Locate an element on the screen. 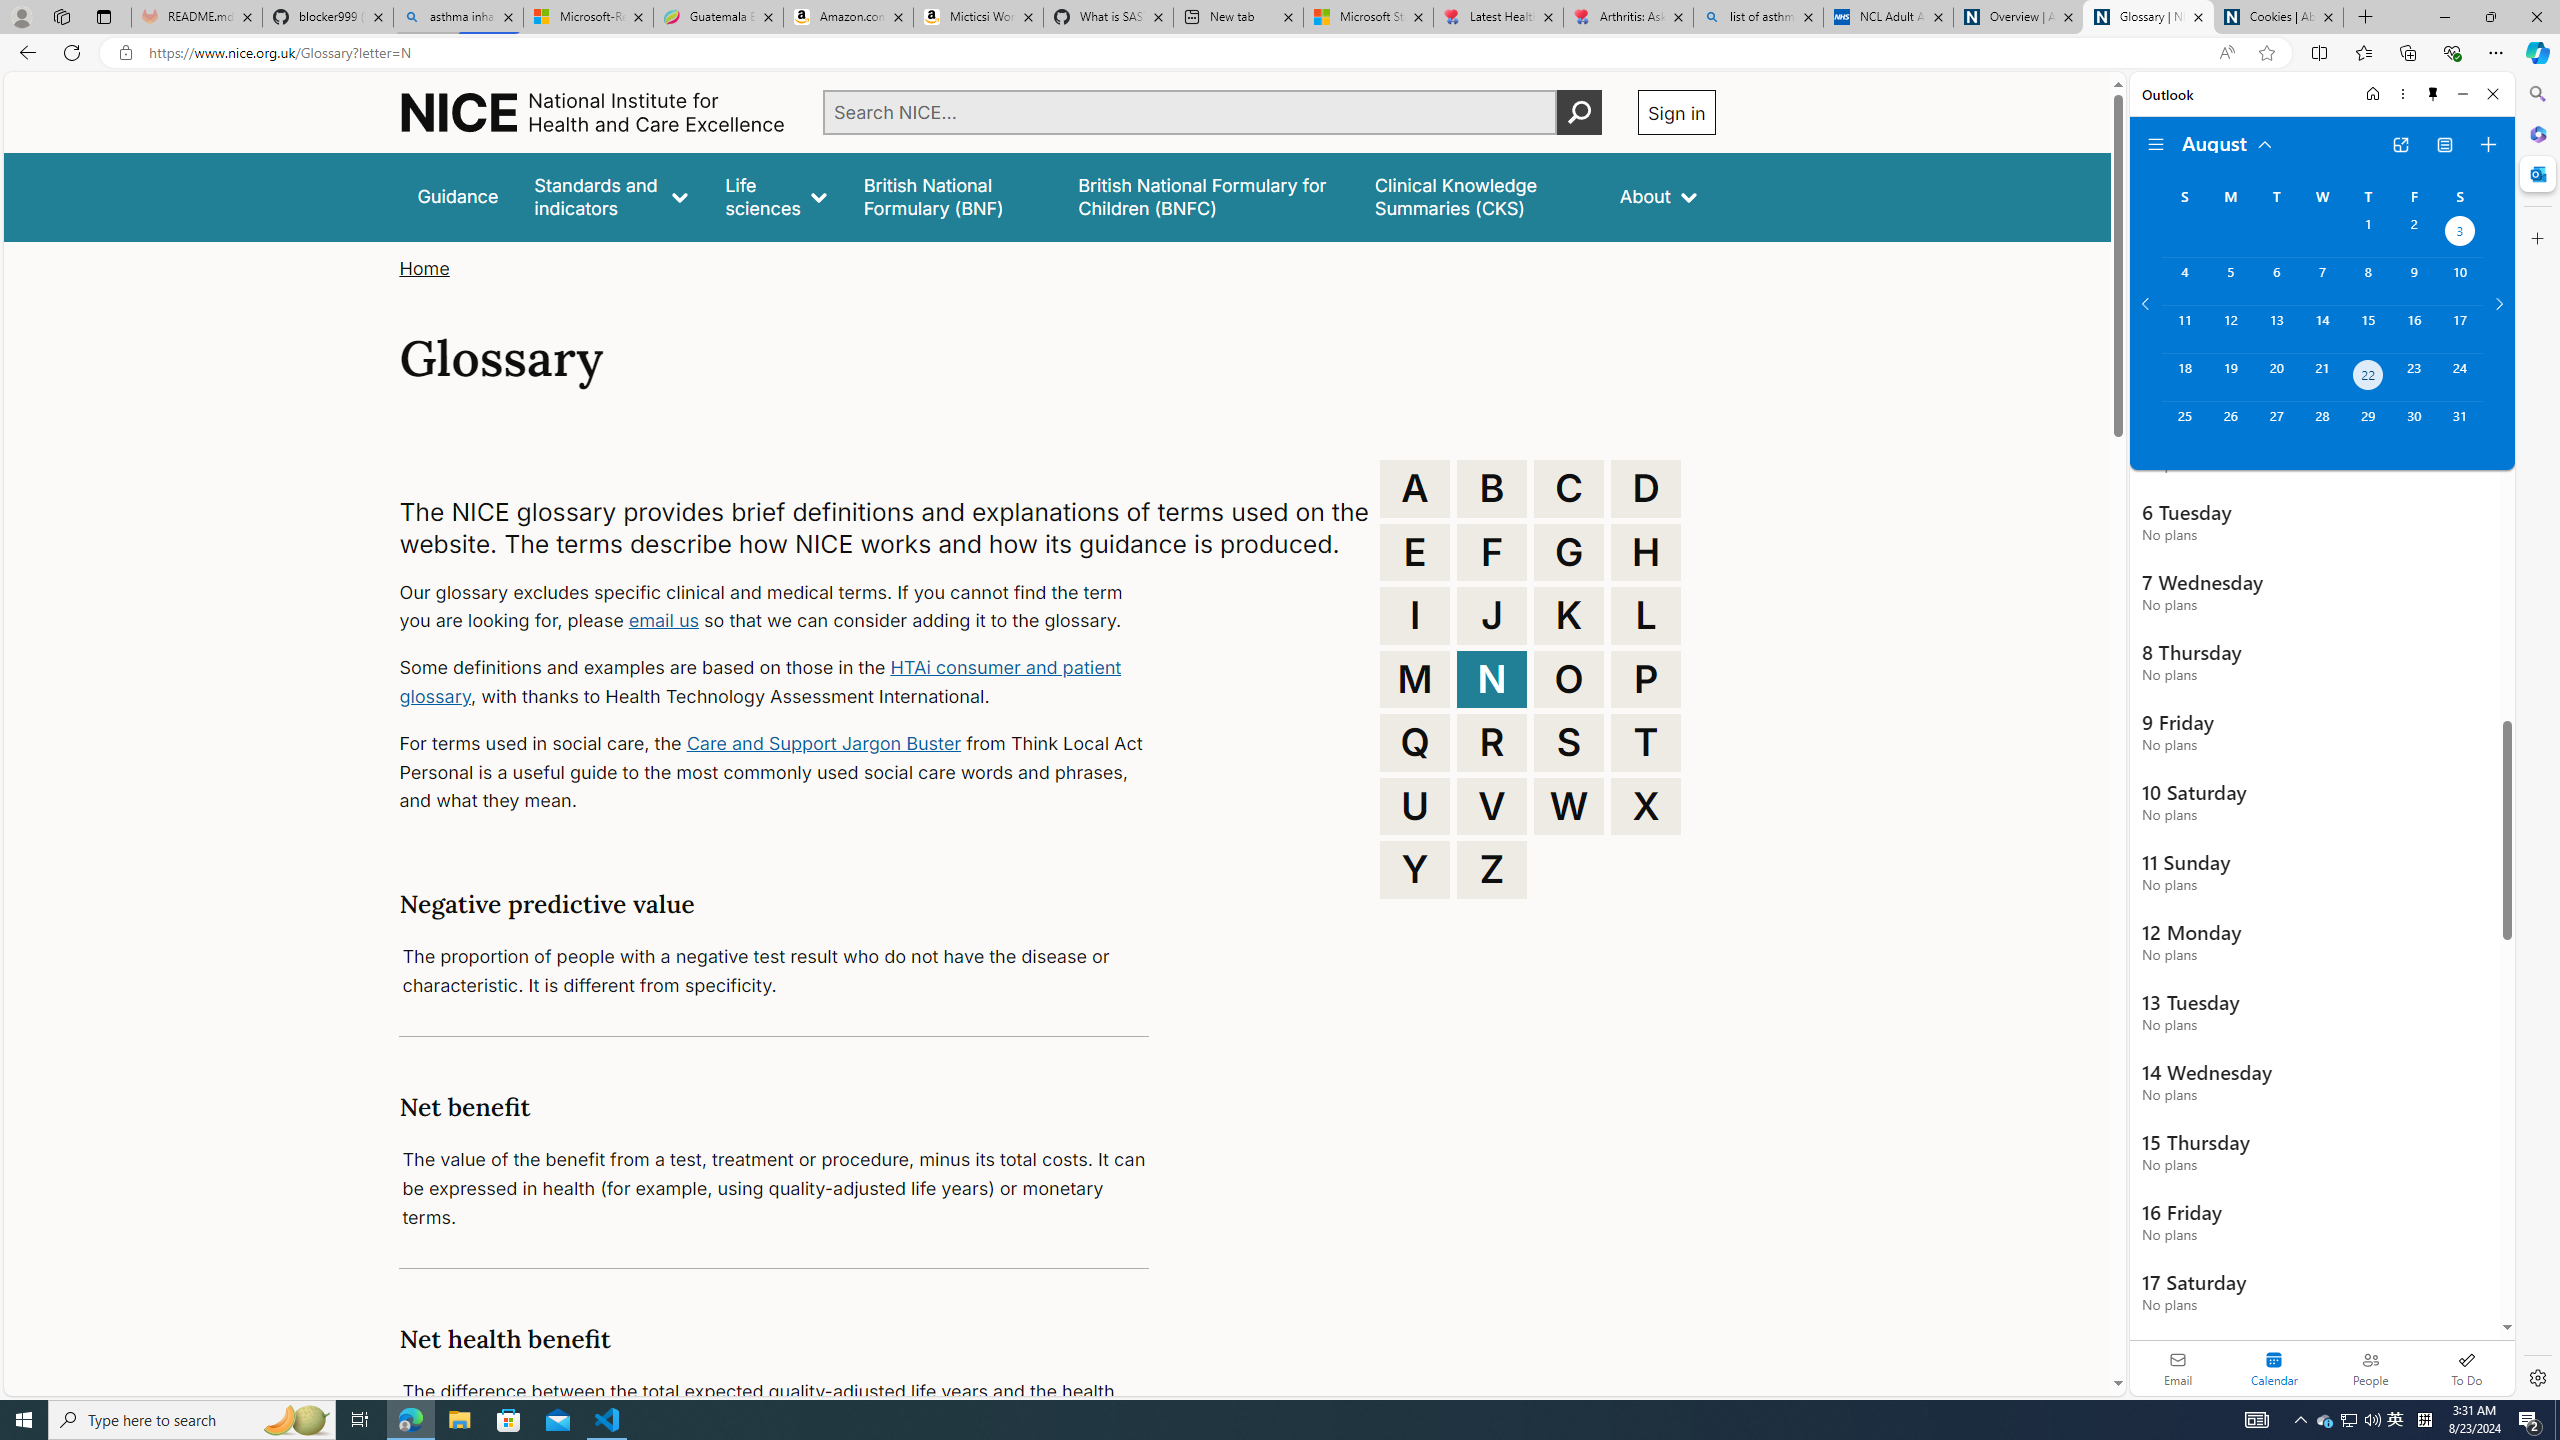 The width and height of the screenshot is (2560, 1440). 'Browser essentials' is located at coordinates (2451, 51).